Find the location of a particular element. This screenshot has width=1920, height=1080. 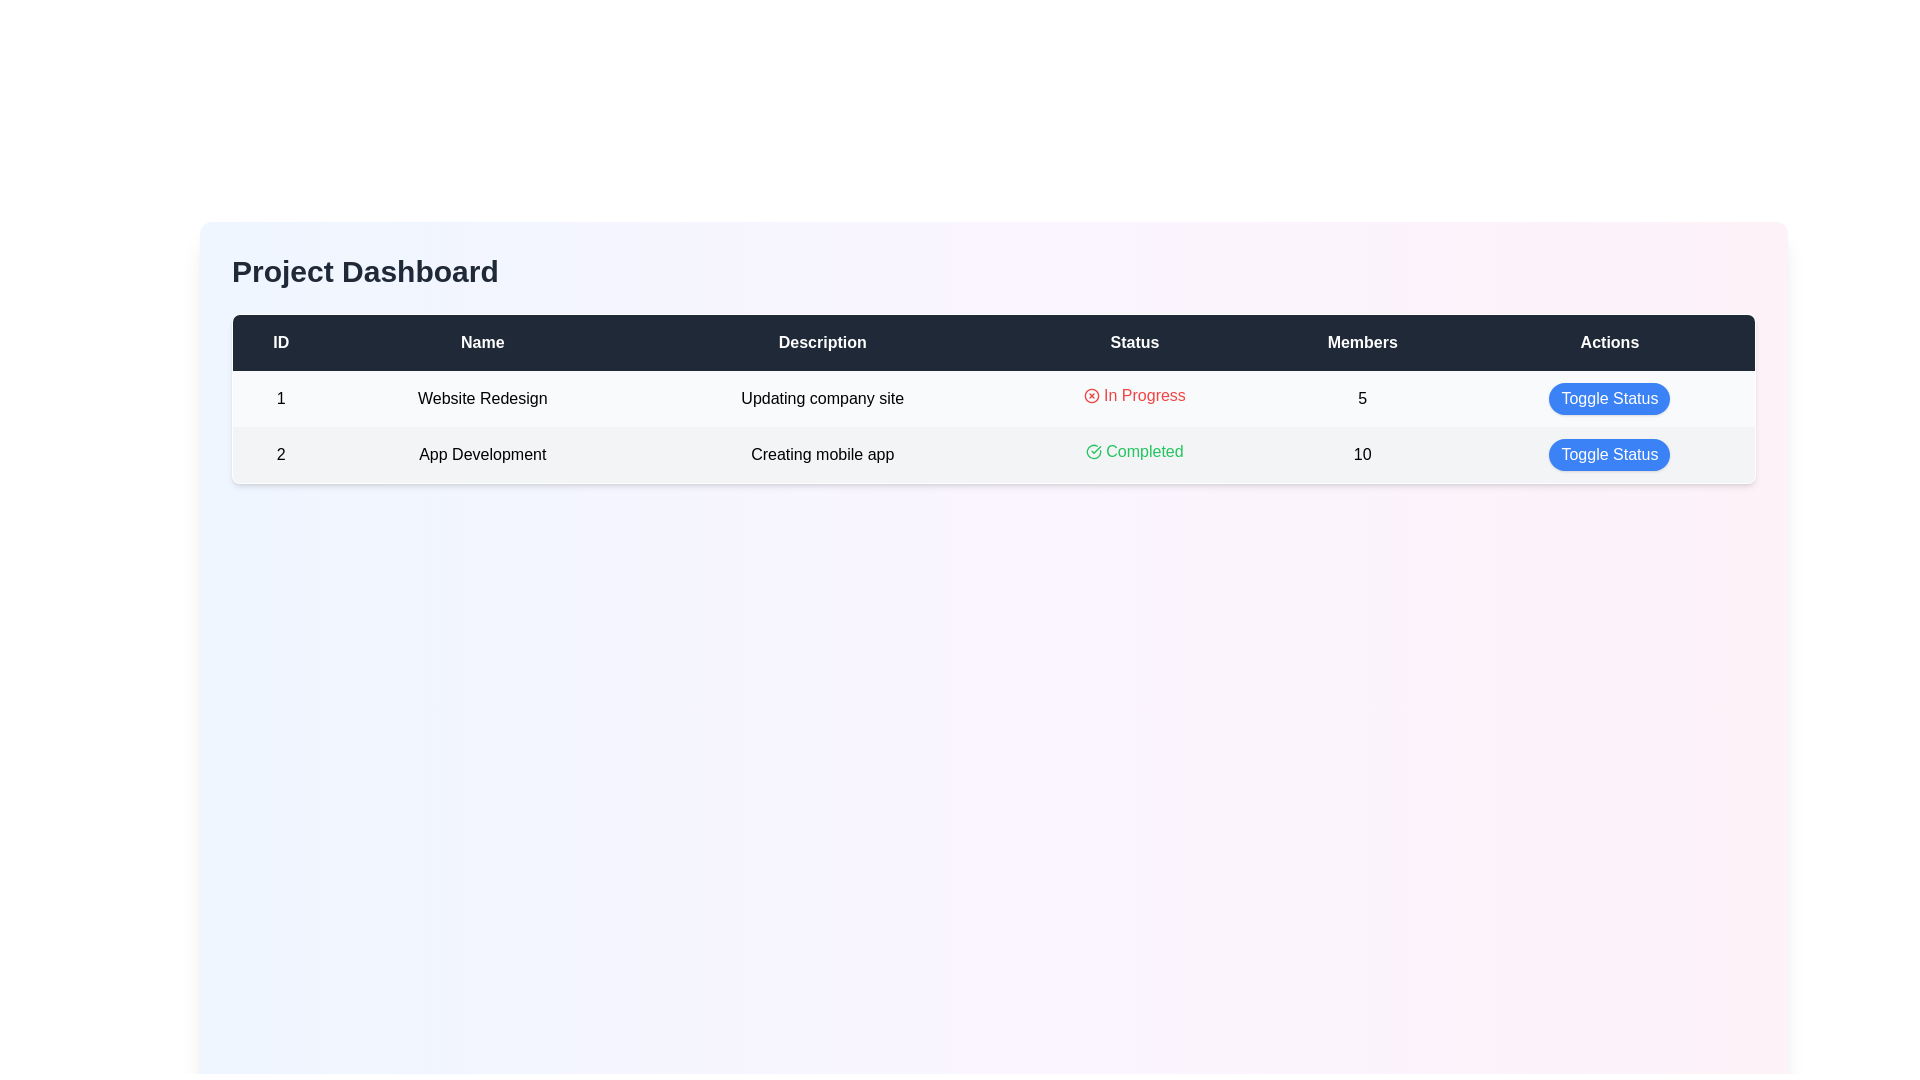

the 'Toggle Status' button, which is styled with a blue background and white text, located in the 'Actions' column of the second row in a table is located at coordinates (1609, 455).